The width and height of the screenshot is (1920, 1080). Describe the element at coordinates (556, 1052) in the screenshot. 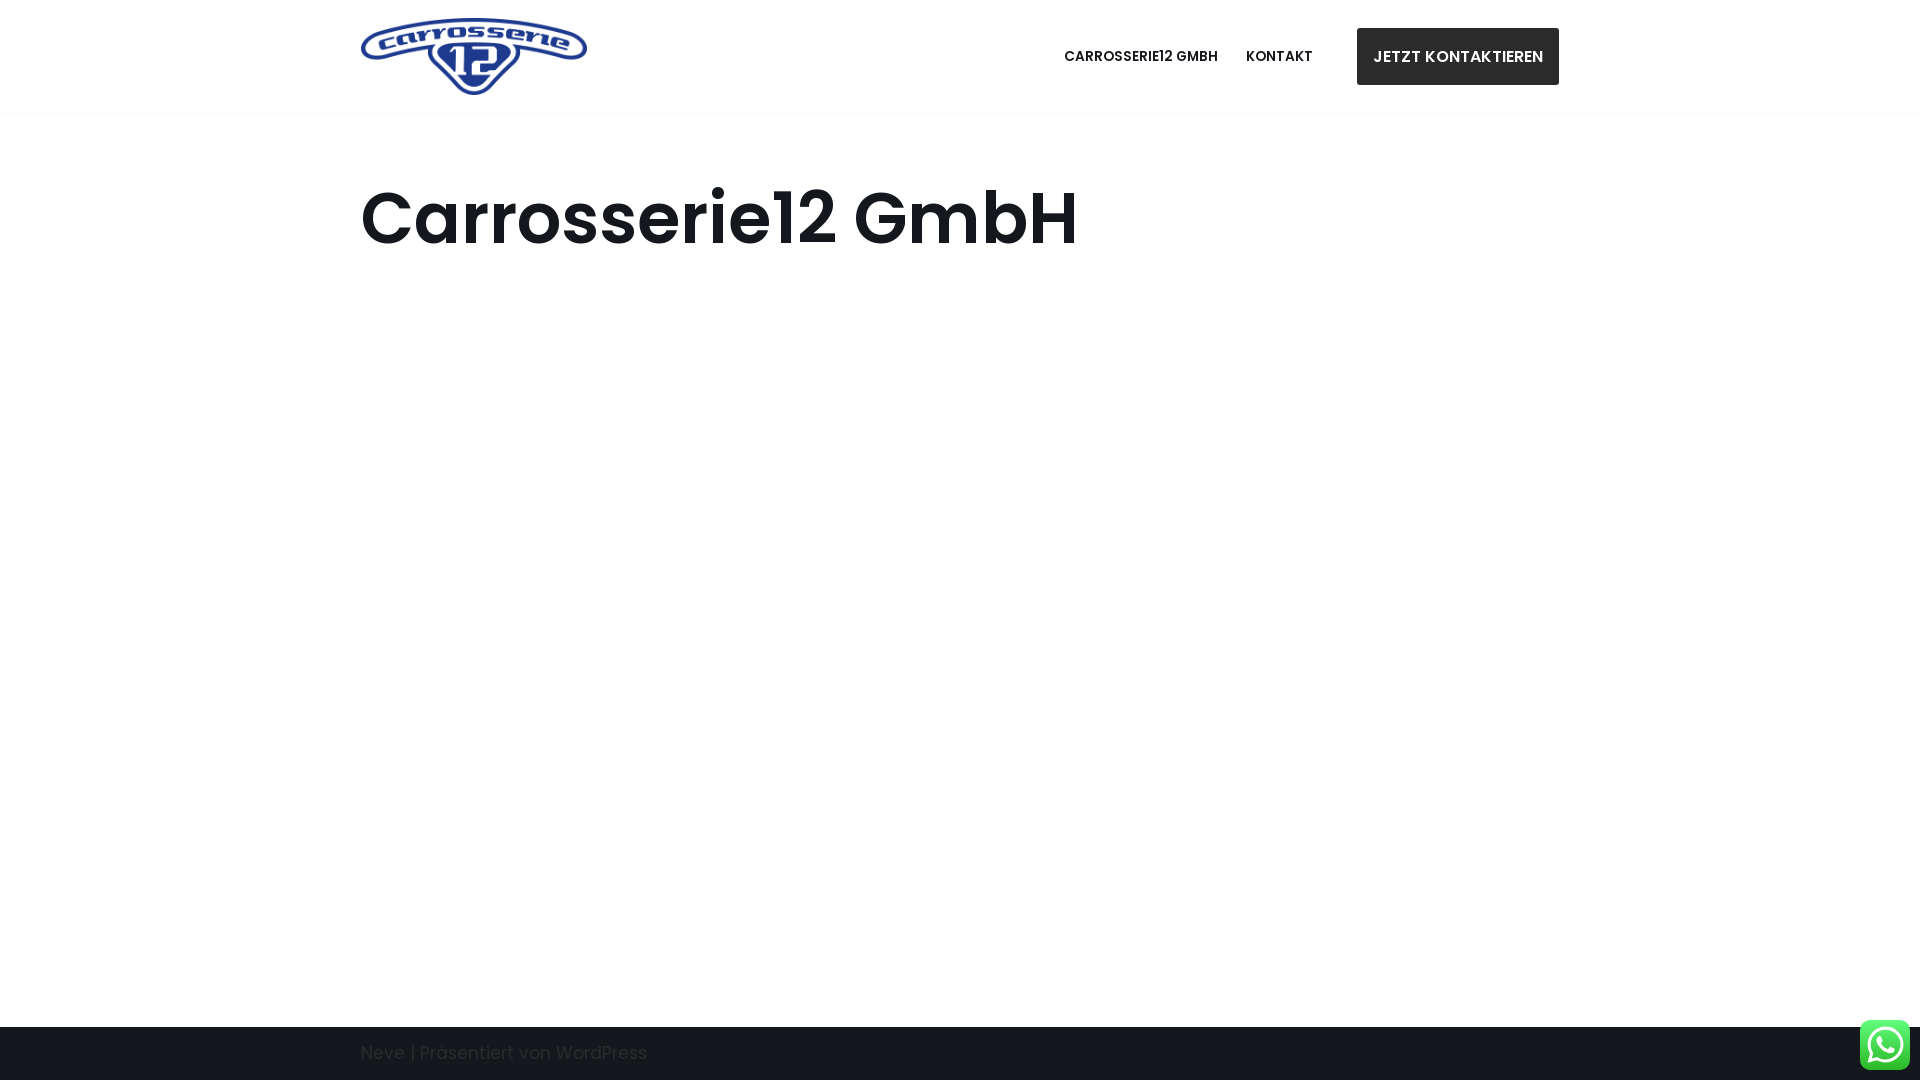

I see `'WordPress'` at that location.